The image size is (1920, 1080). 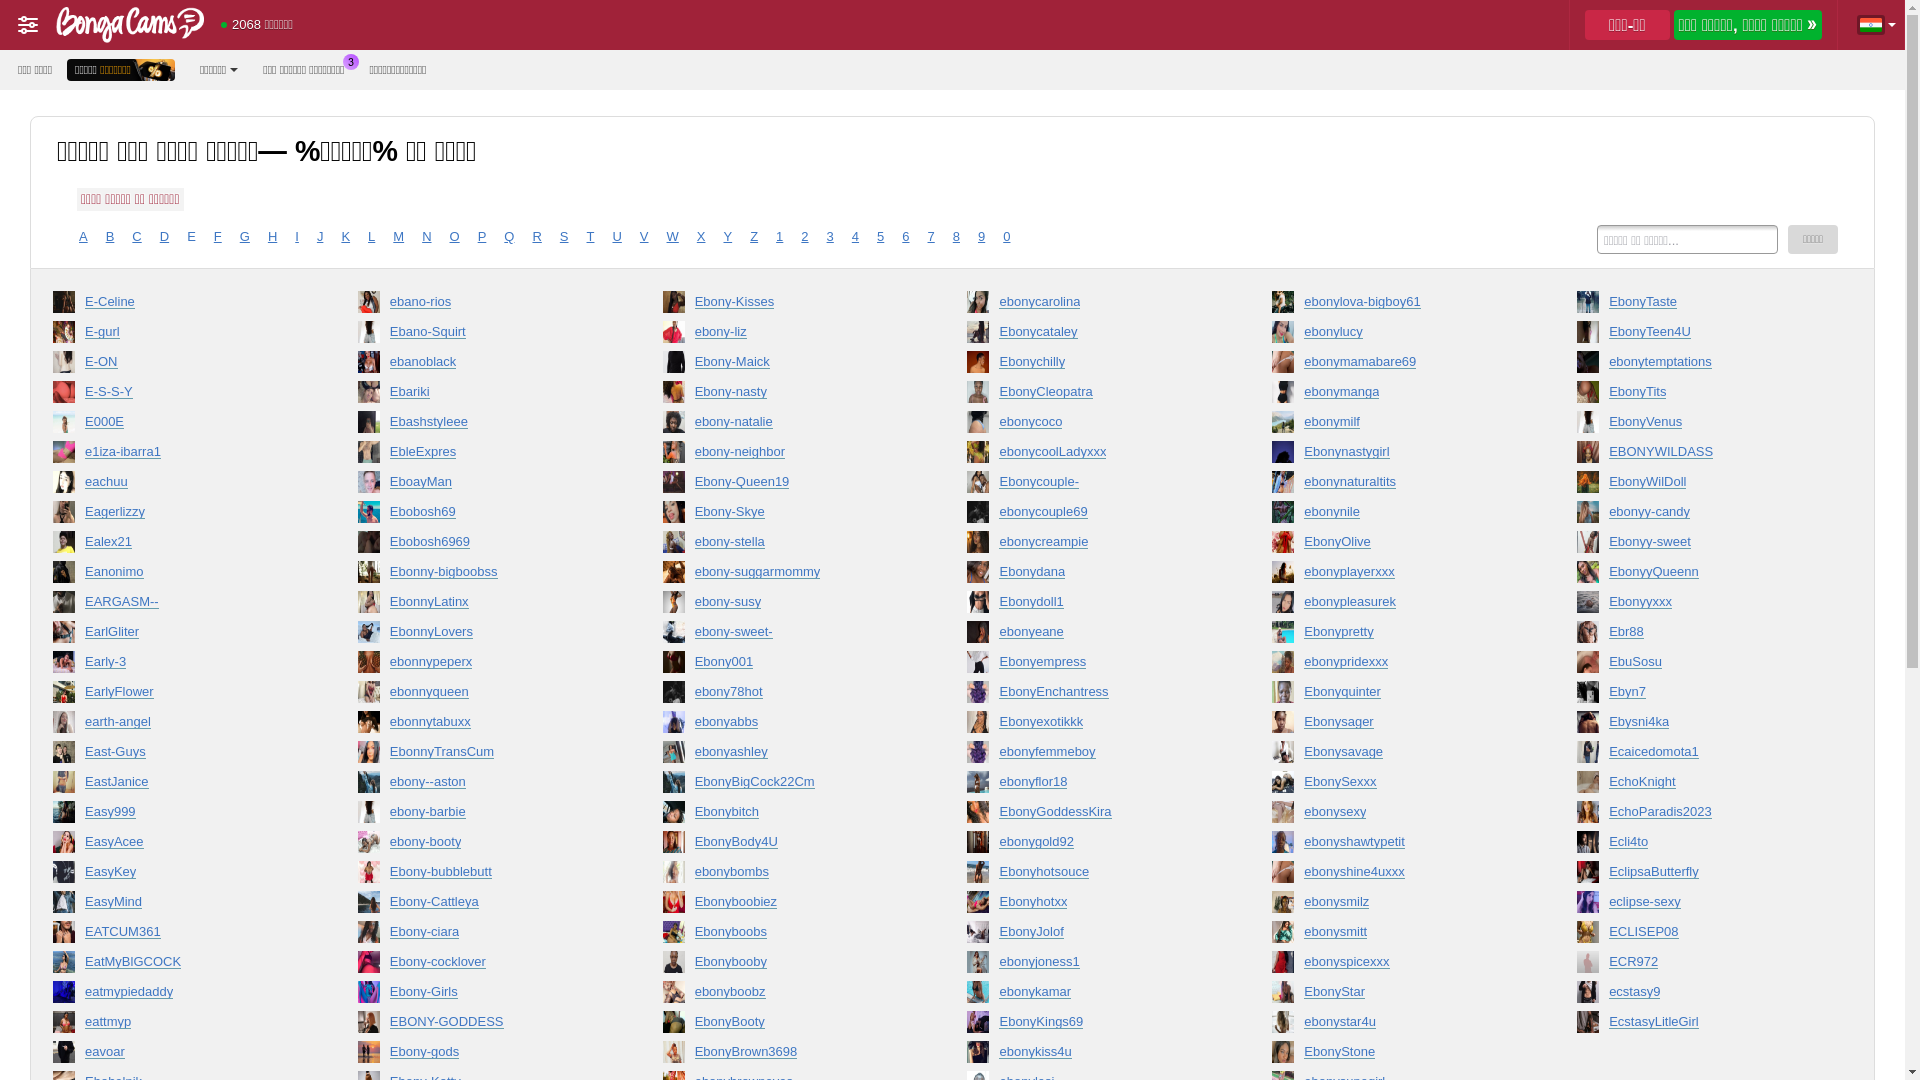 What do you see at coordinates (589, 235) in the screenshot?
I see `'T'` at bounding box center [589, 235].